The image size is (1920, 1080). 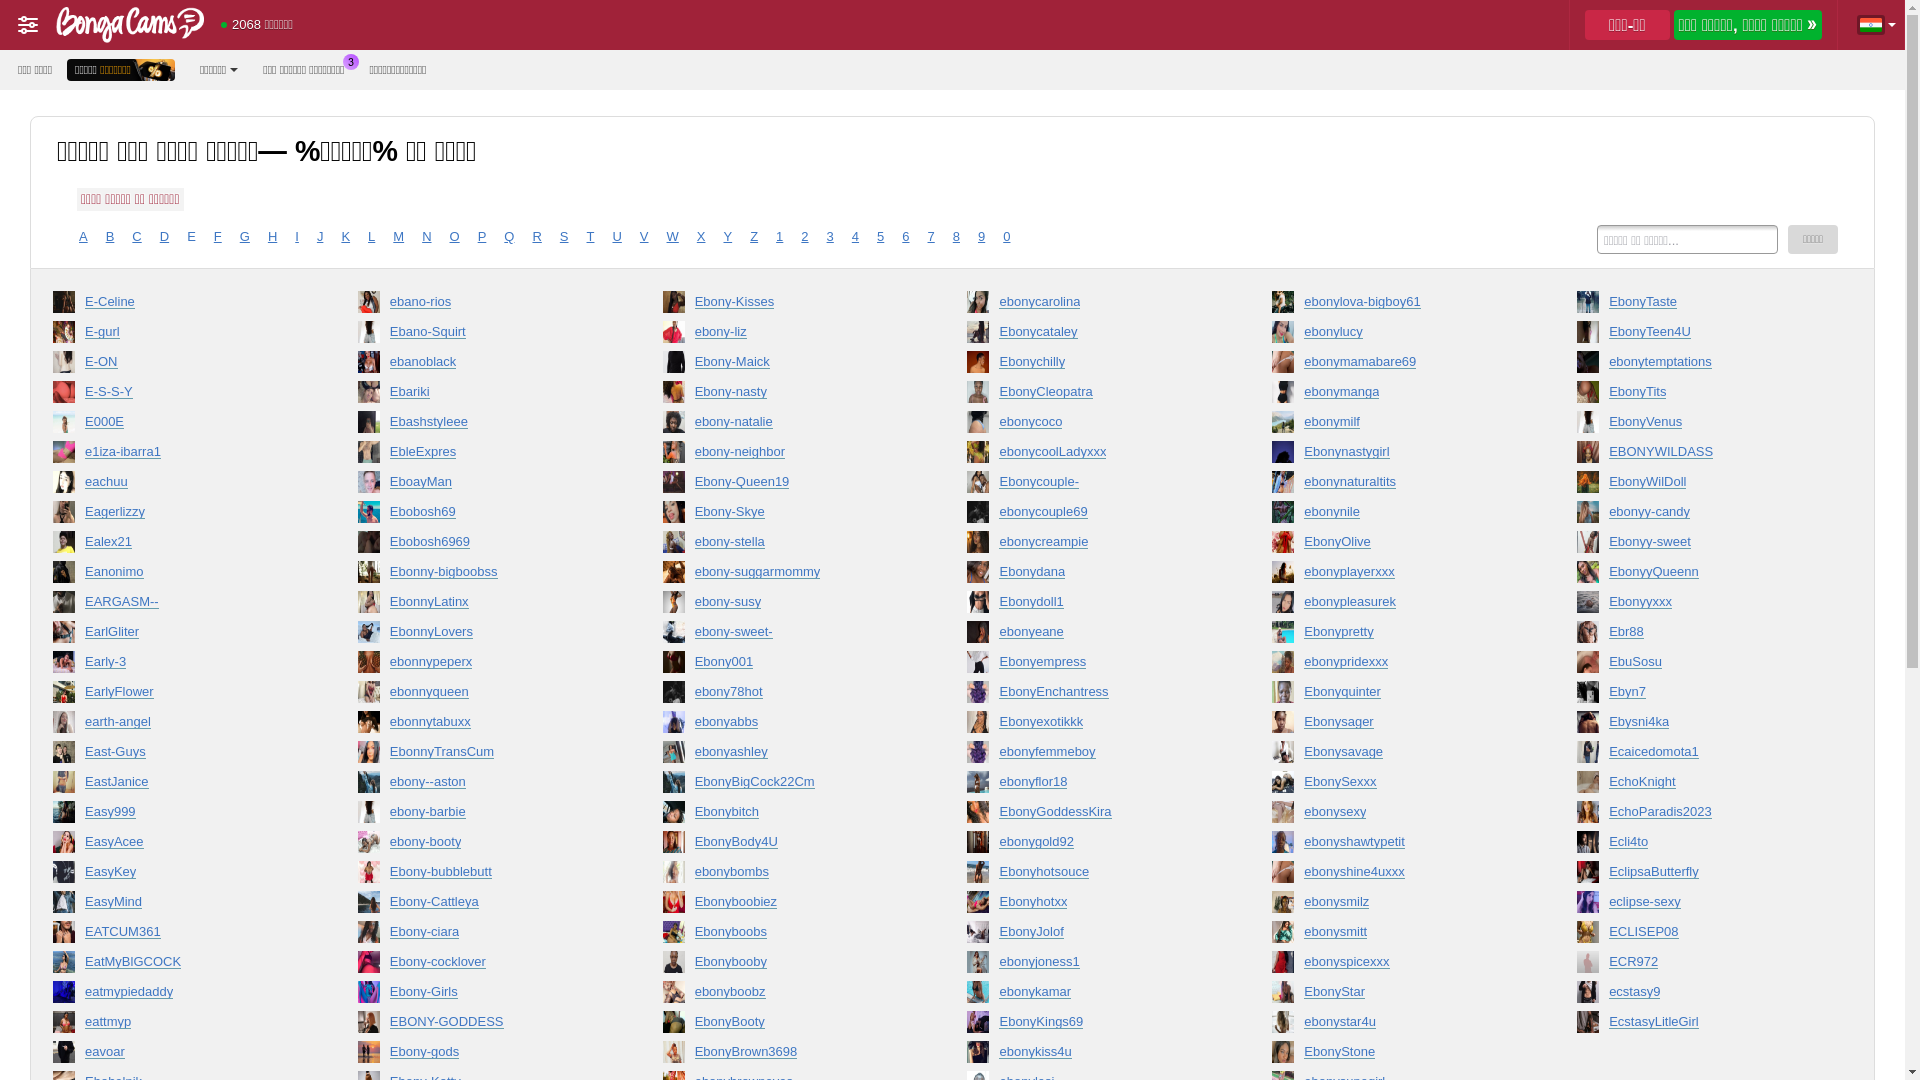 What do you see at coordinates (589, 235) in the screenshot?
I see `'T'` at bounding box center [589, 235].